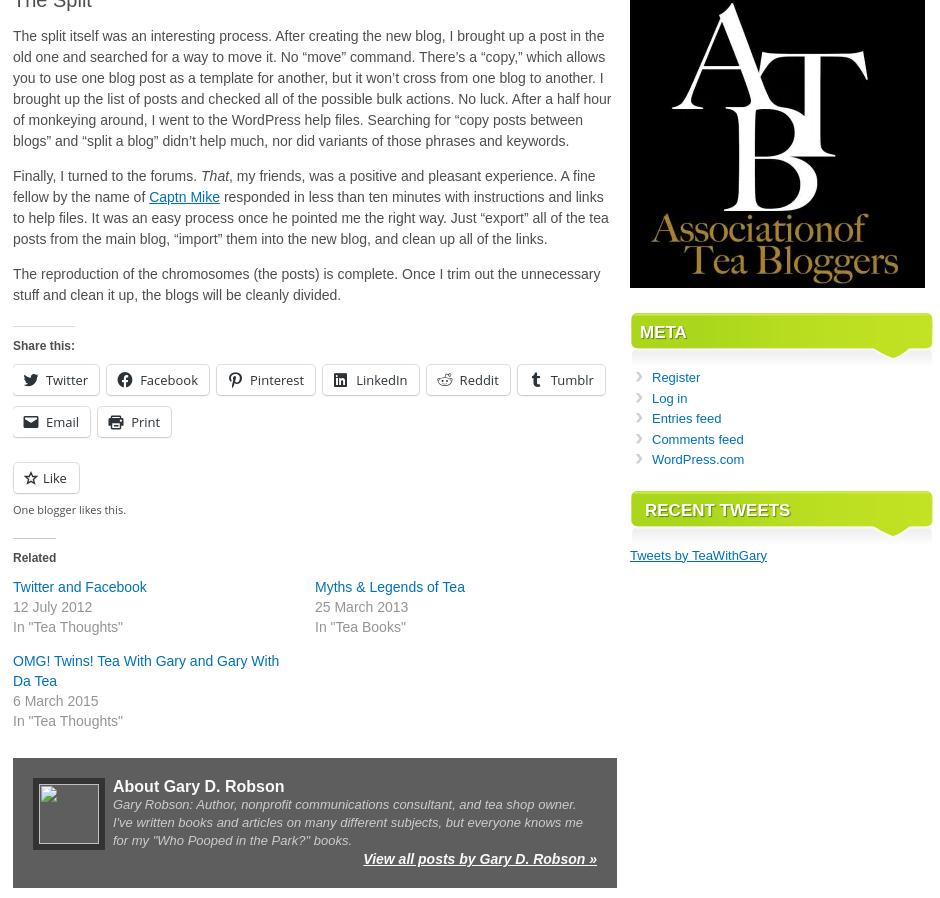 This screenshot has height=898, width=940. I want to click on 'Reddit', so click(478, 380).